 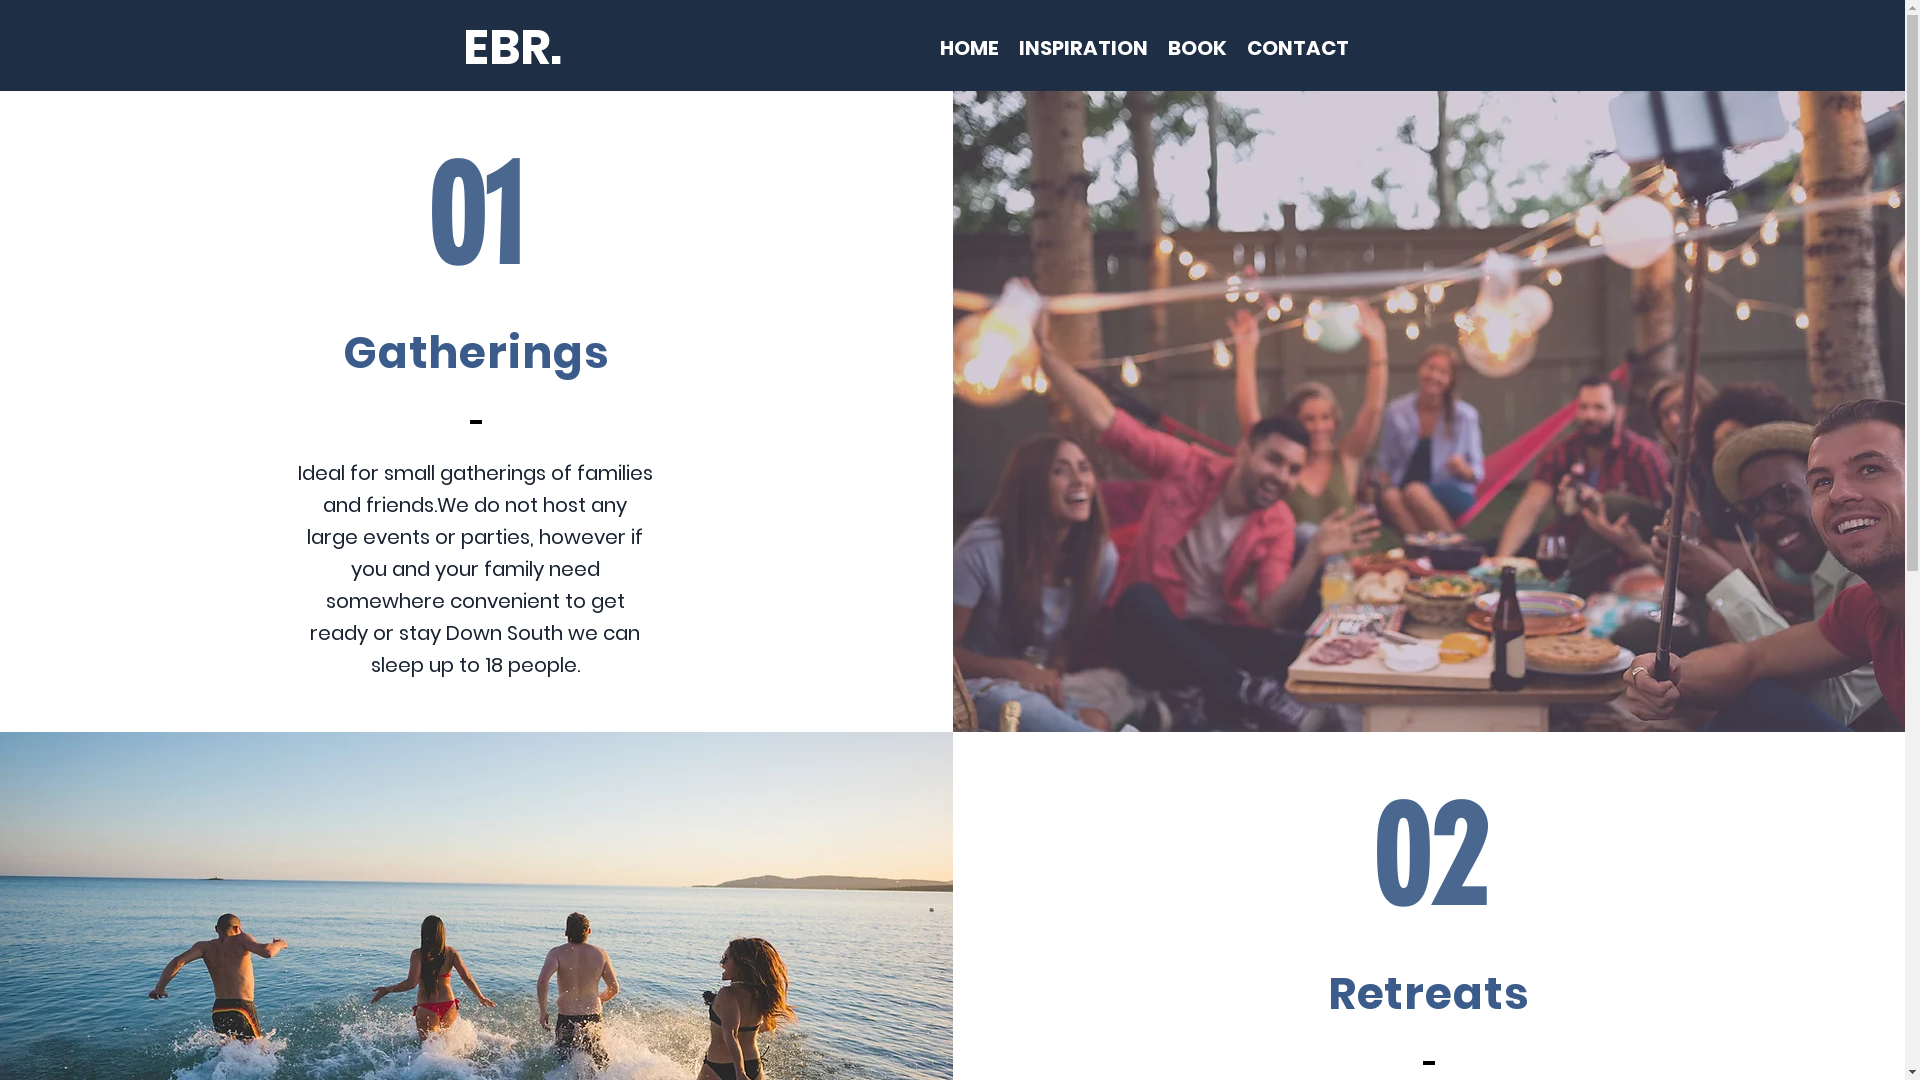 What do you see at coordinates (1236, 46) in the screenshot?
I see `'CONTACT'` at bounding box center [1236, 46].